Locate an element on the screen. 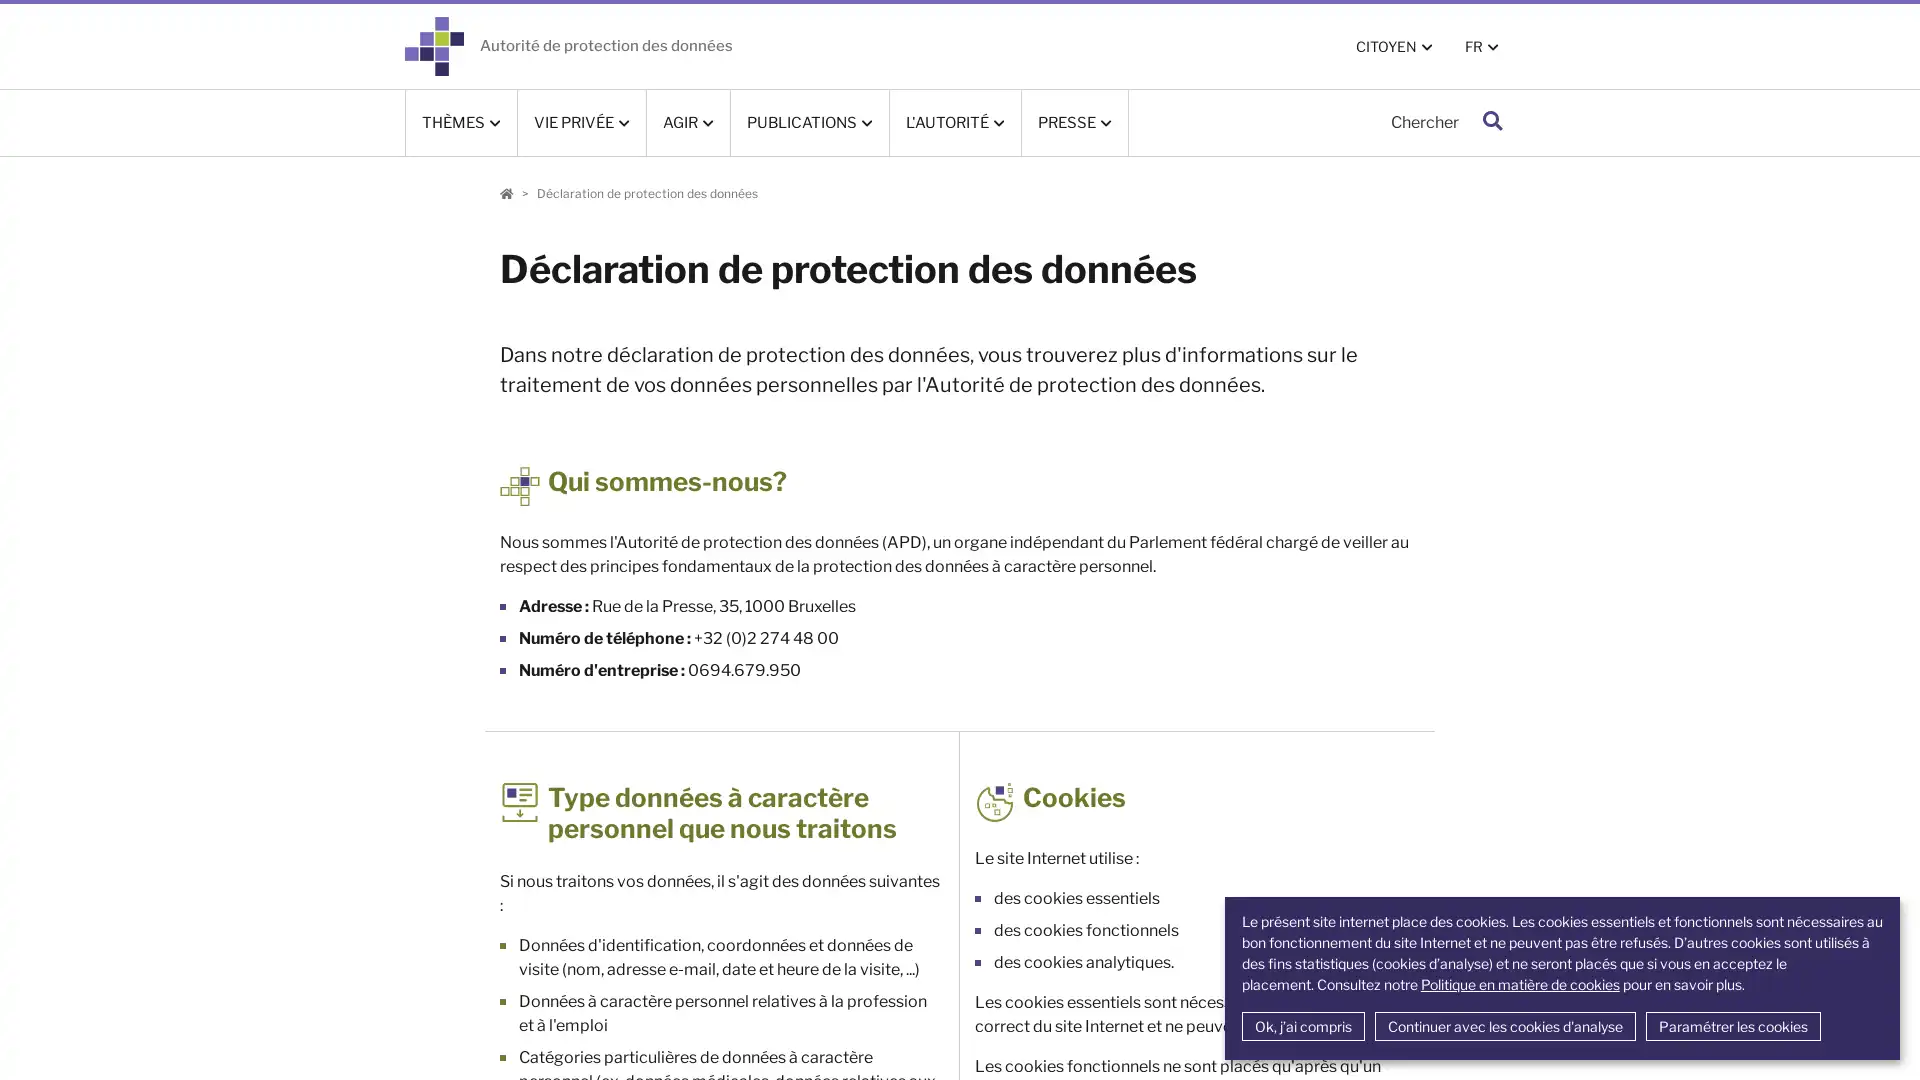  Continuer avec les cookies d'analyse is located at coordinates (1504, 1026).